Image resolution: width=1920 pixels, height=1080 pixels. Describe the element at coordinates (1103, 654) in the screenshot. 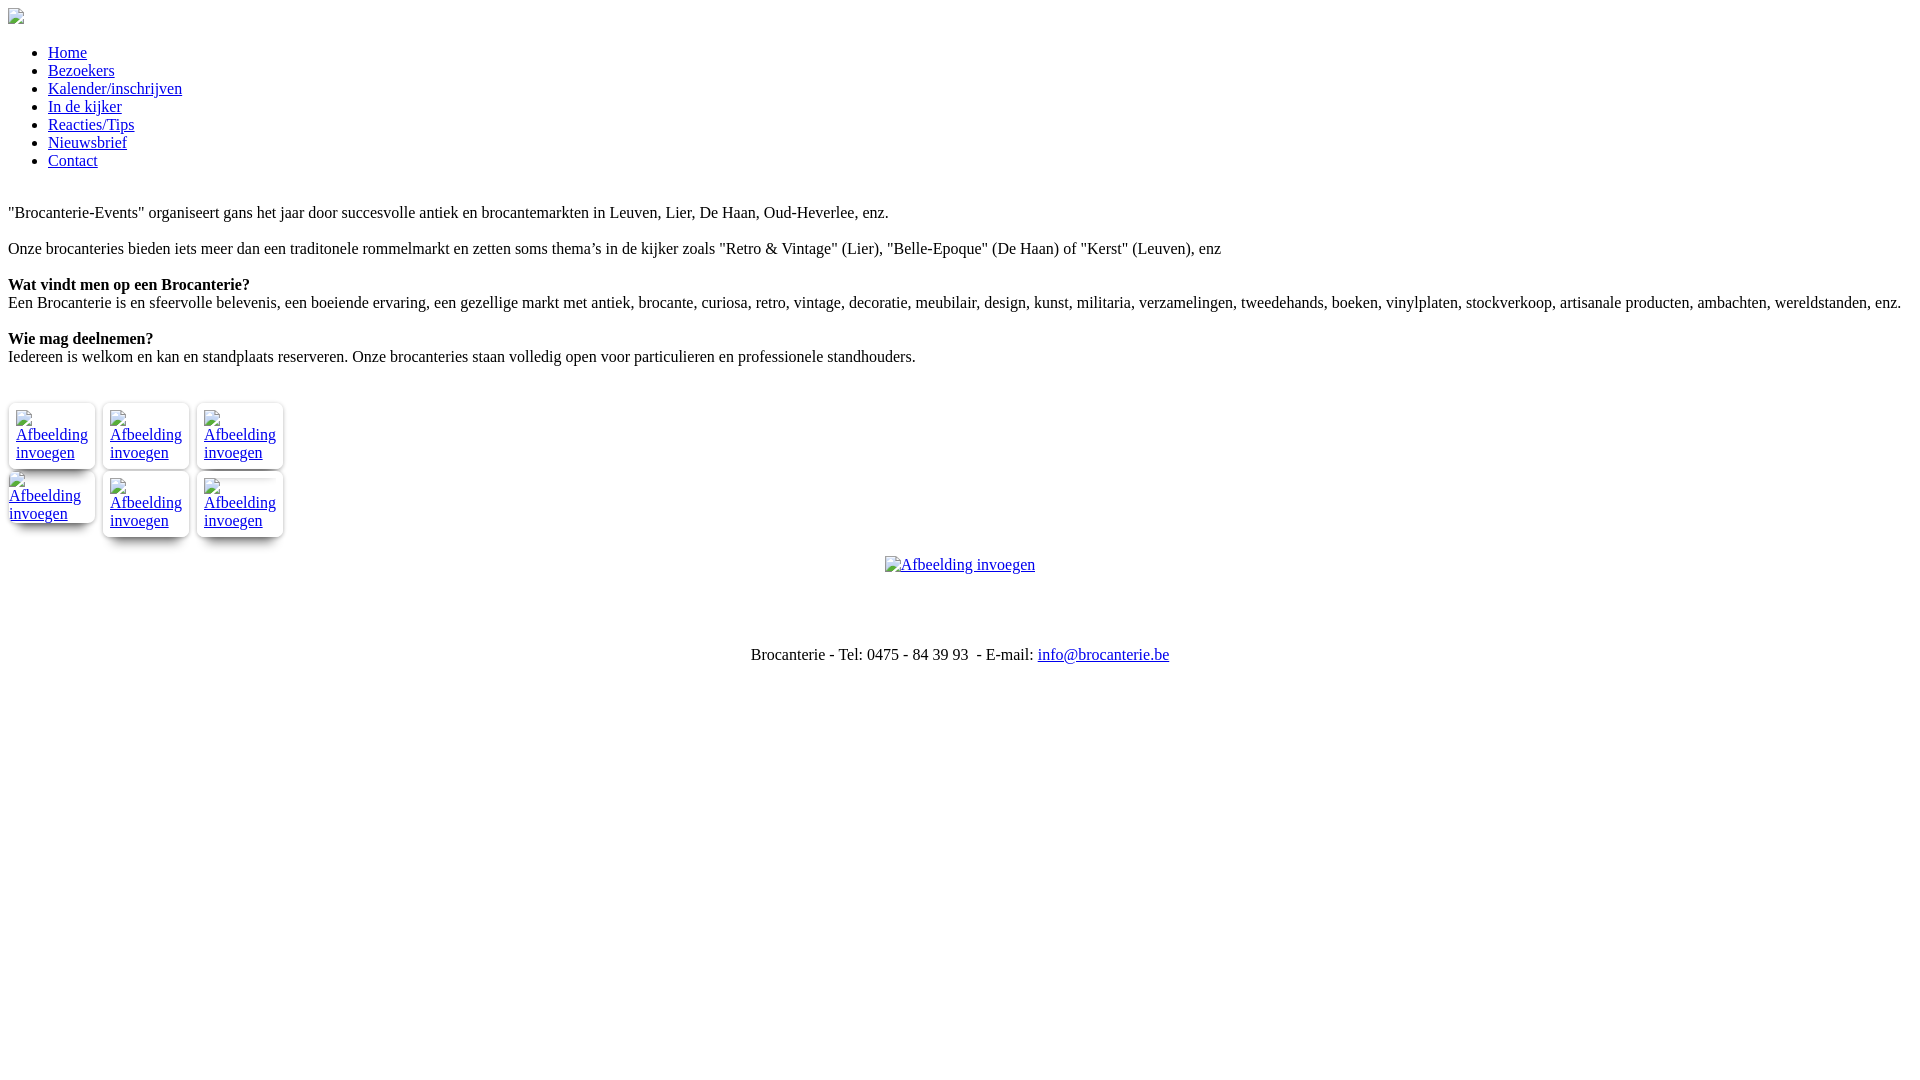

I see `'info@brocanterie.be'` at that location.